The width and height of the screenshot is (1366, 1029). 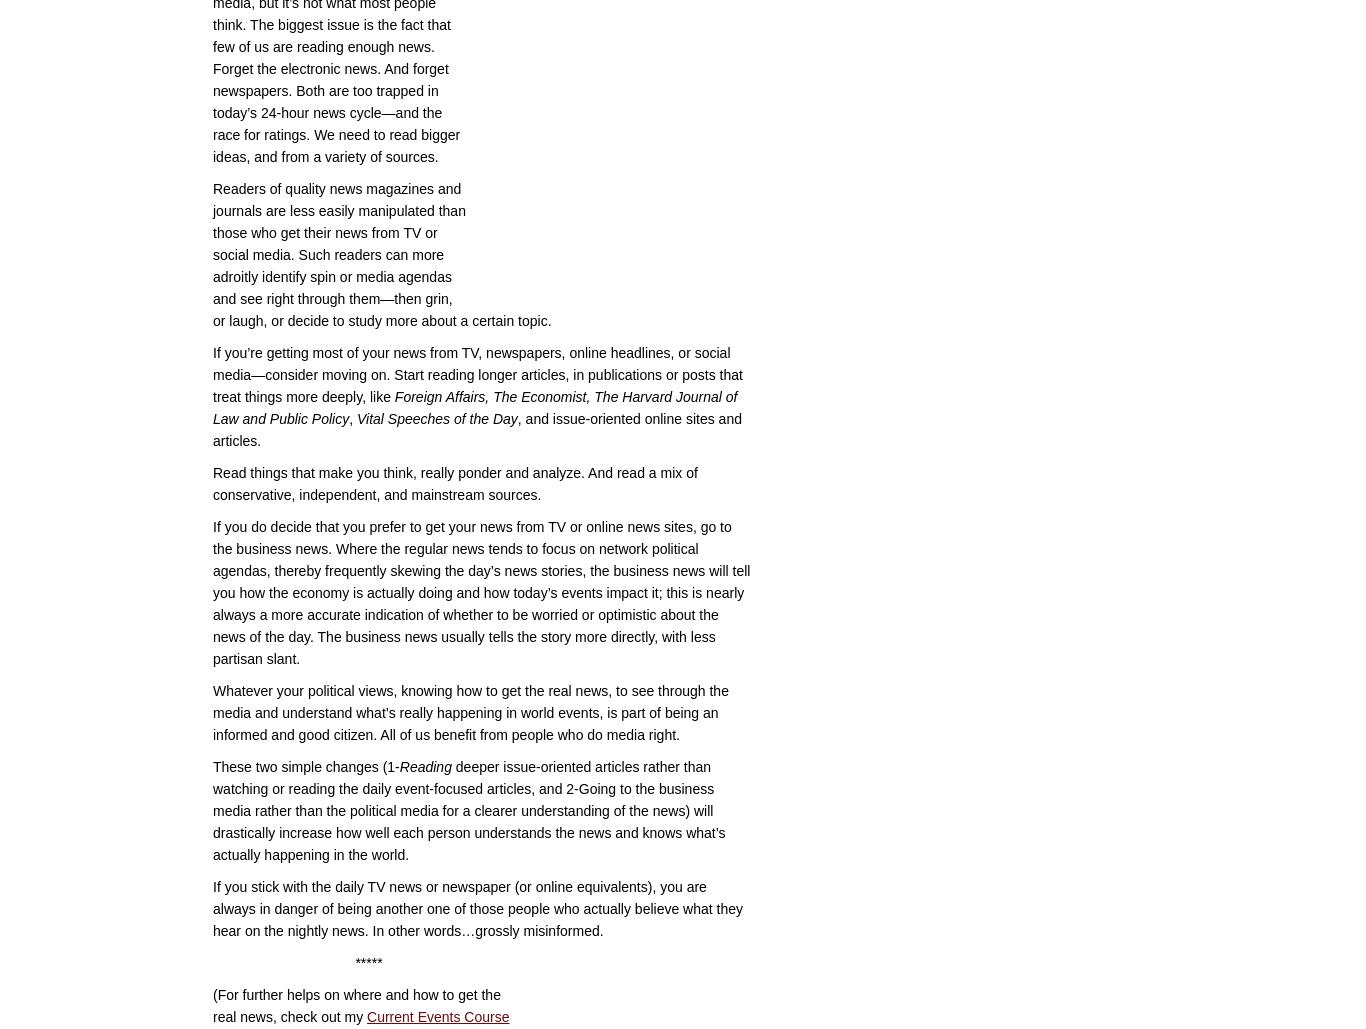 What do you see at coordinates (470, 711) in the screenshot?
I see `'Whatever your political views, knowing how to get the real news, to see through the media and understand what’s really happening in world events, is part of being an informed and good citizen. All of us benefit from people who do media right.'` at bounding box center [470, 711].